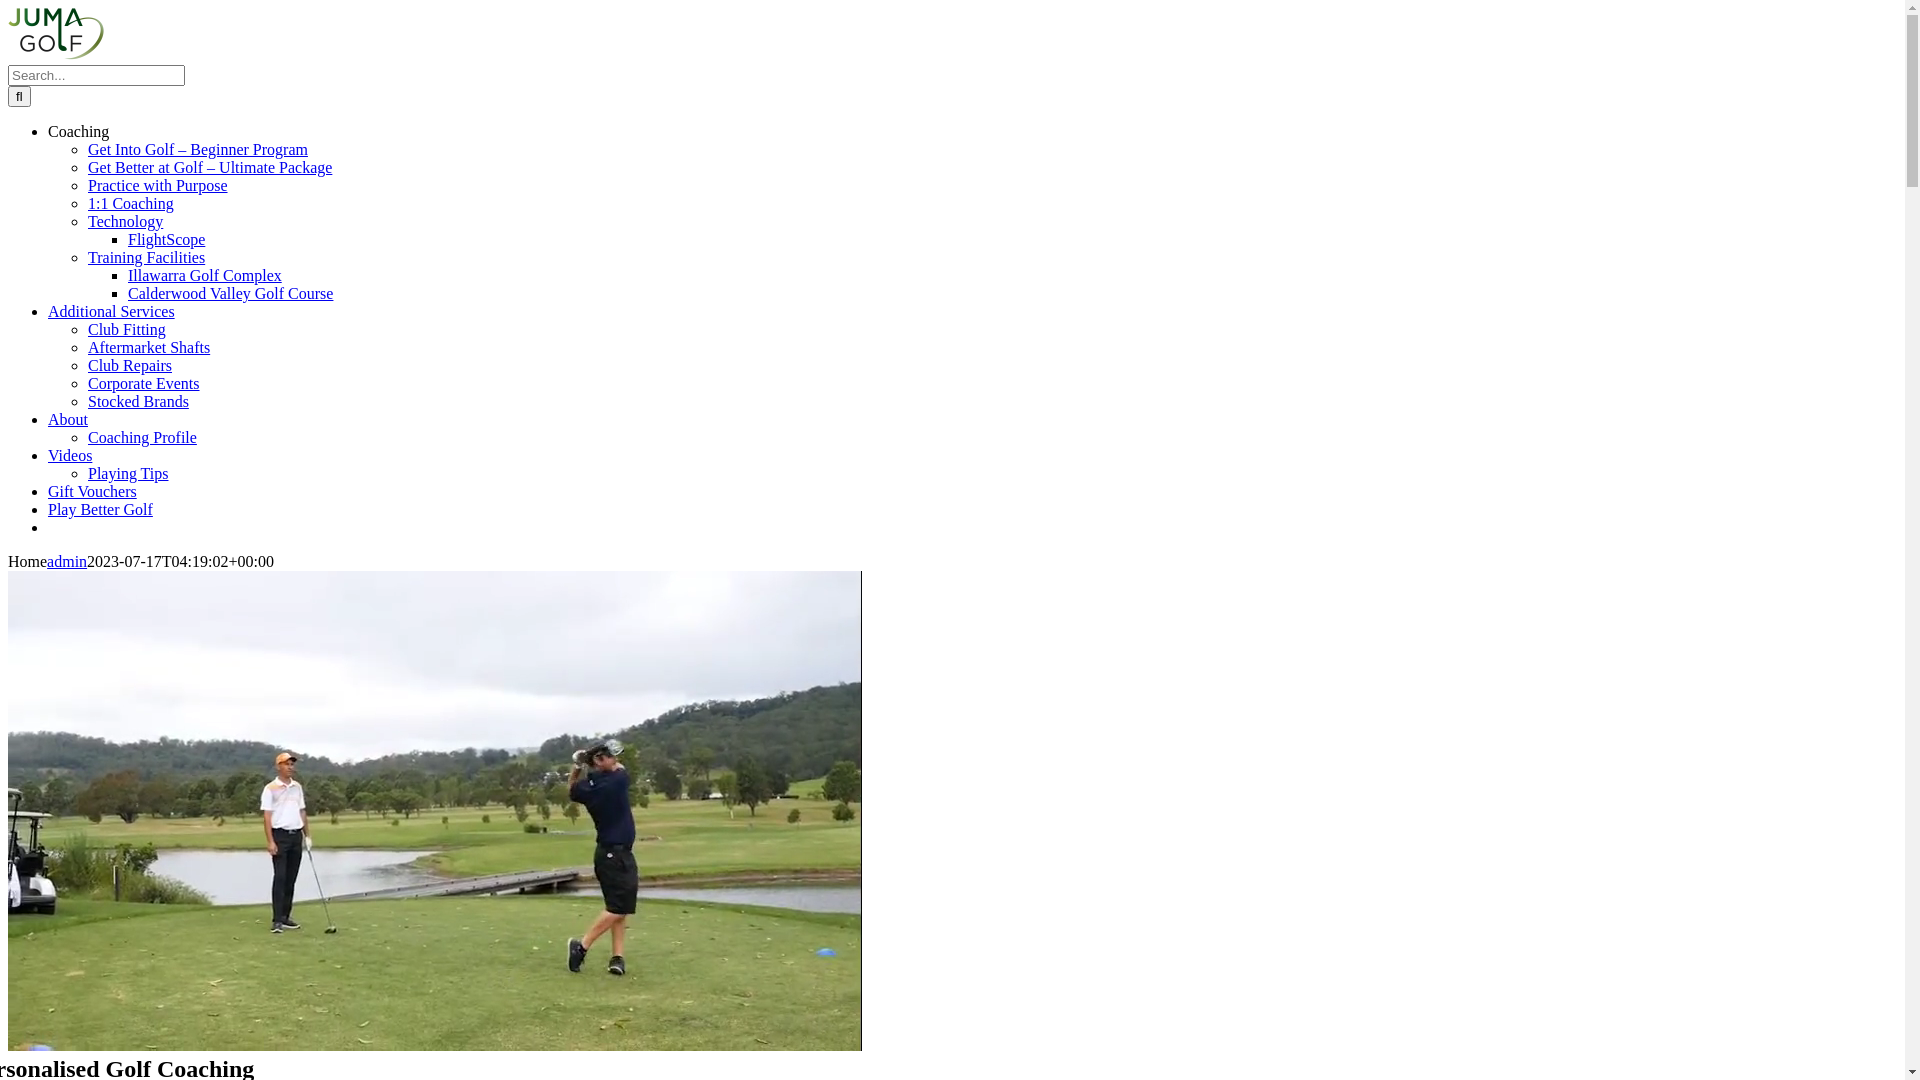  What do you see at coordinates (127, 275) in the screenshot?
I see `'Illawarra Golf Complex'` at bounding box center [127, 275].